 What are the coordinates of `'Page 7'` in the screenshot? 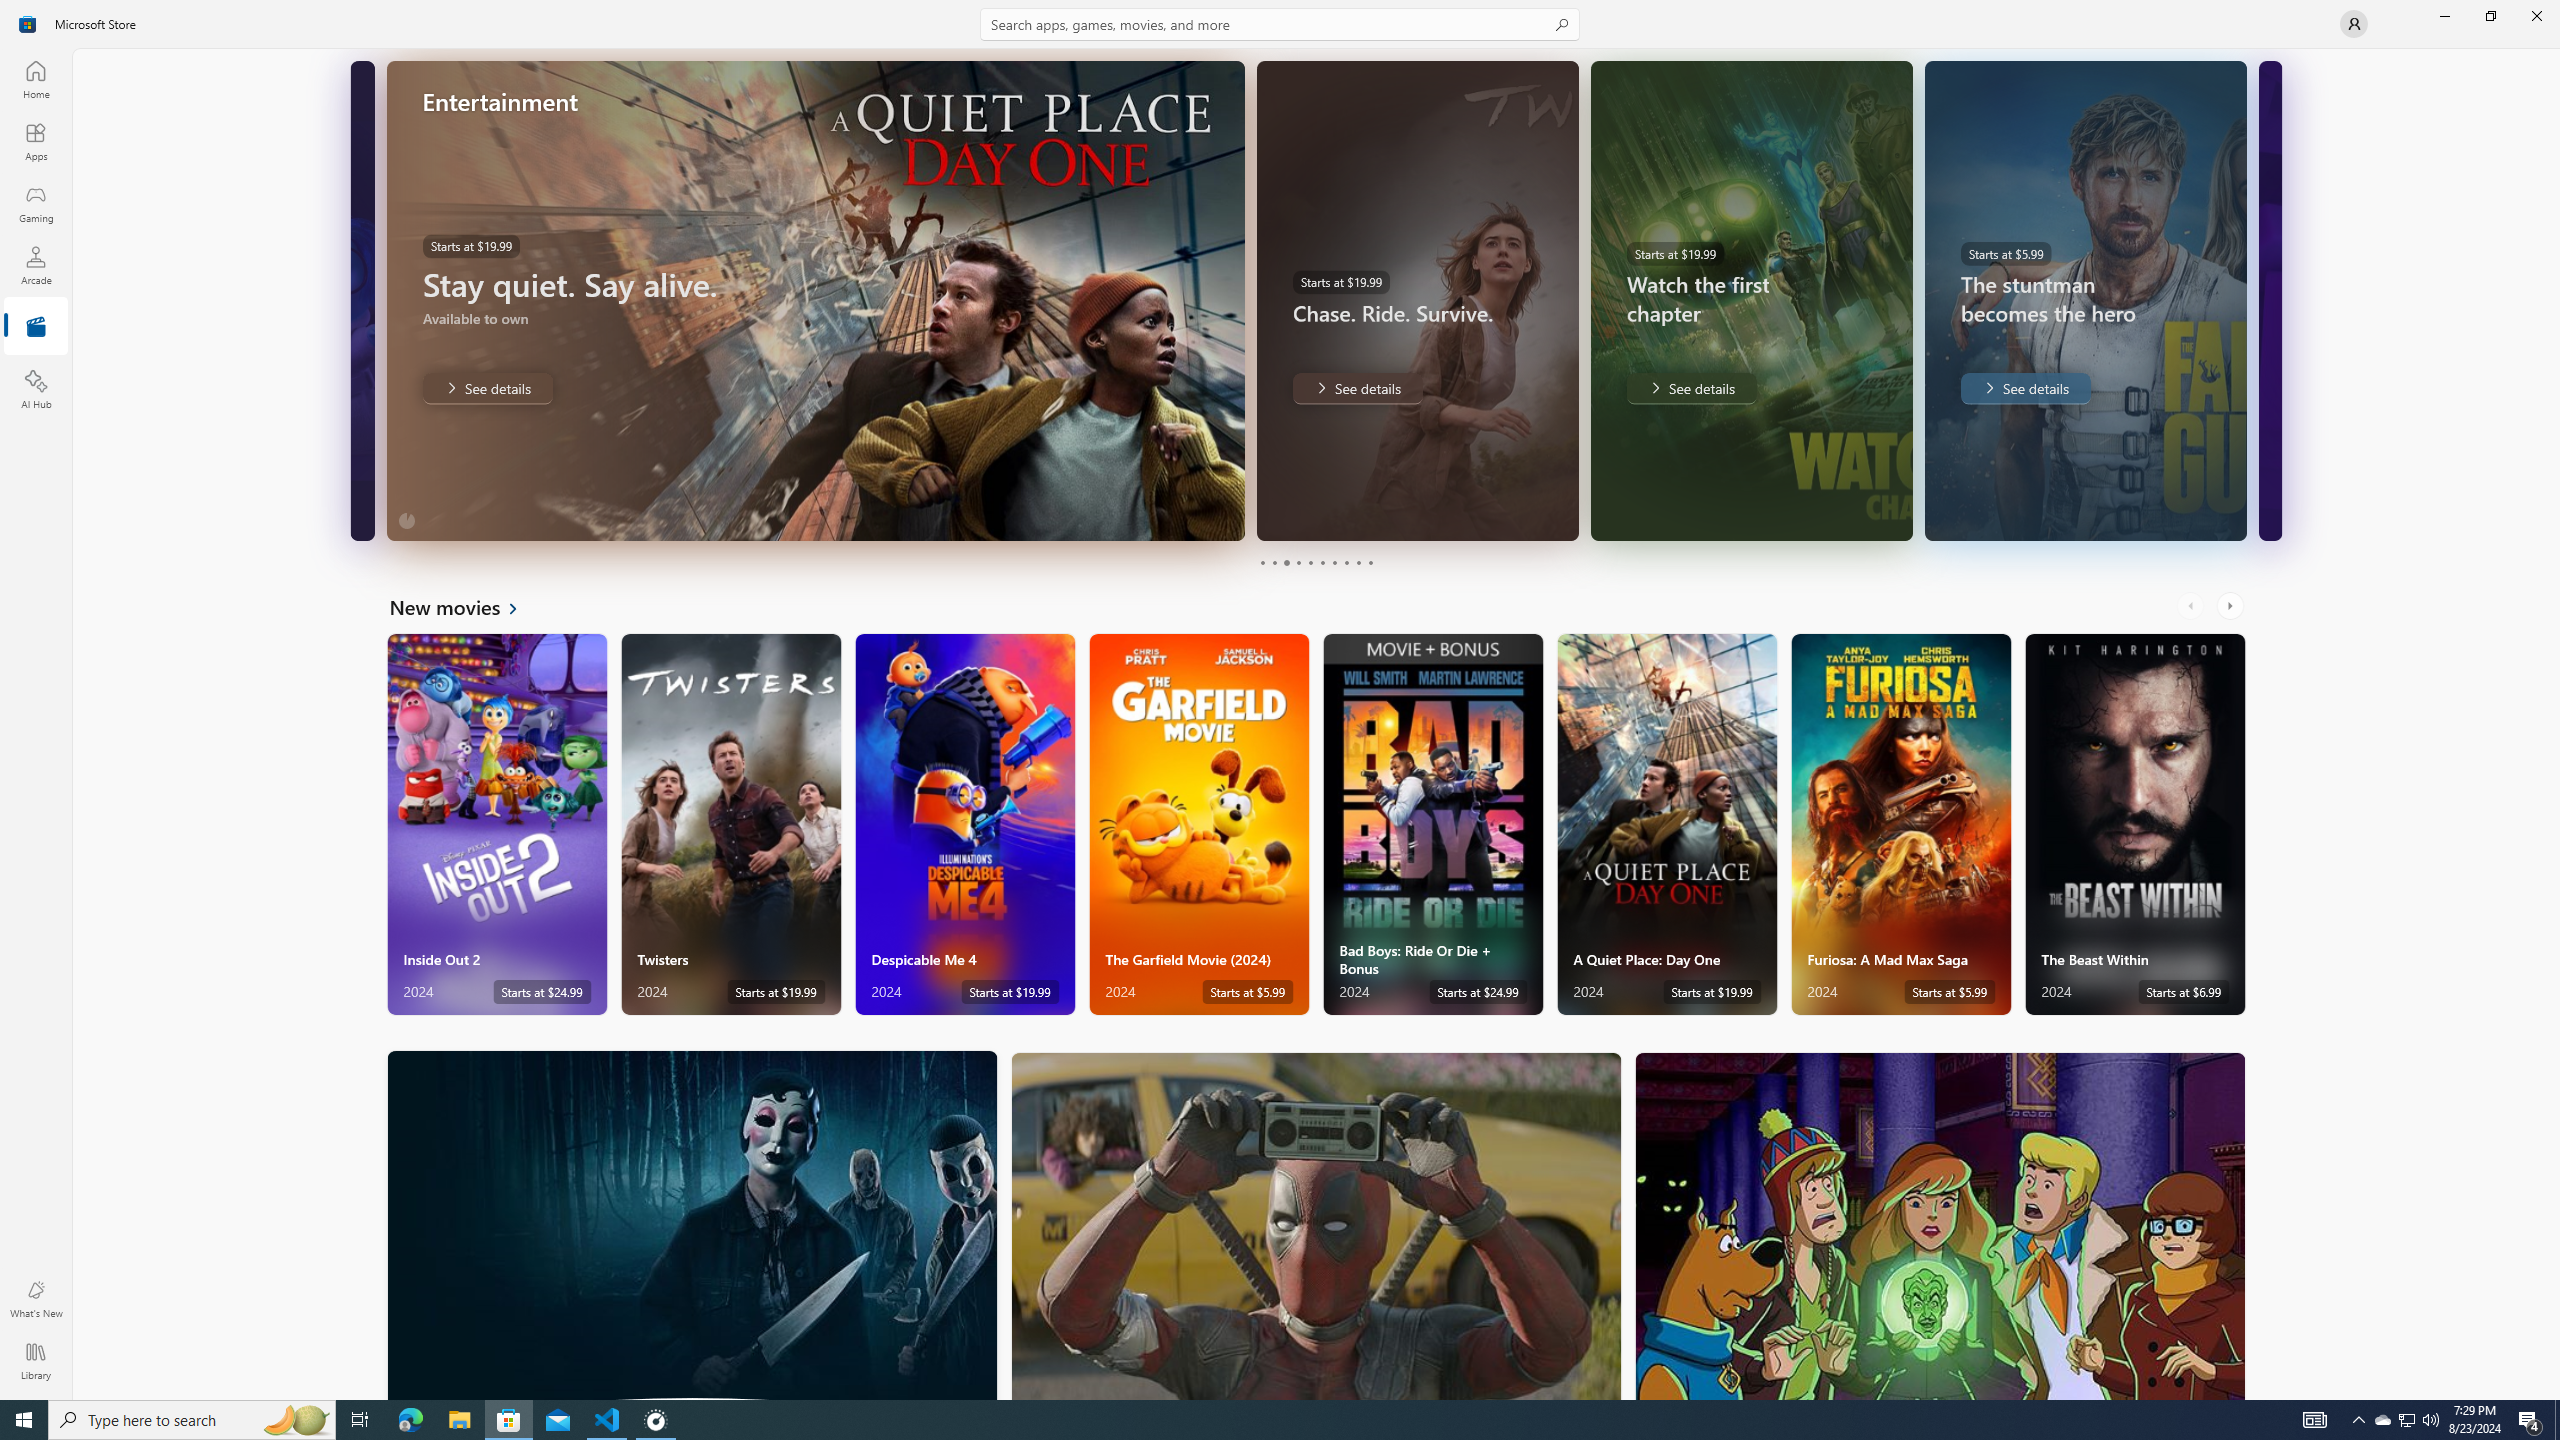 It's located at (1332, 562).